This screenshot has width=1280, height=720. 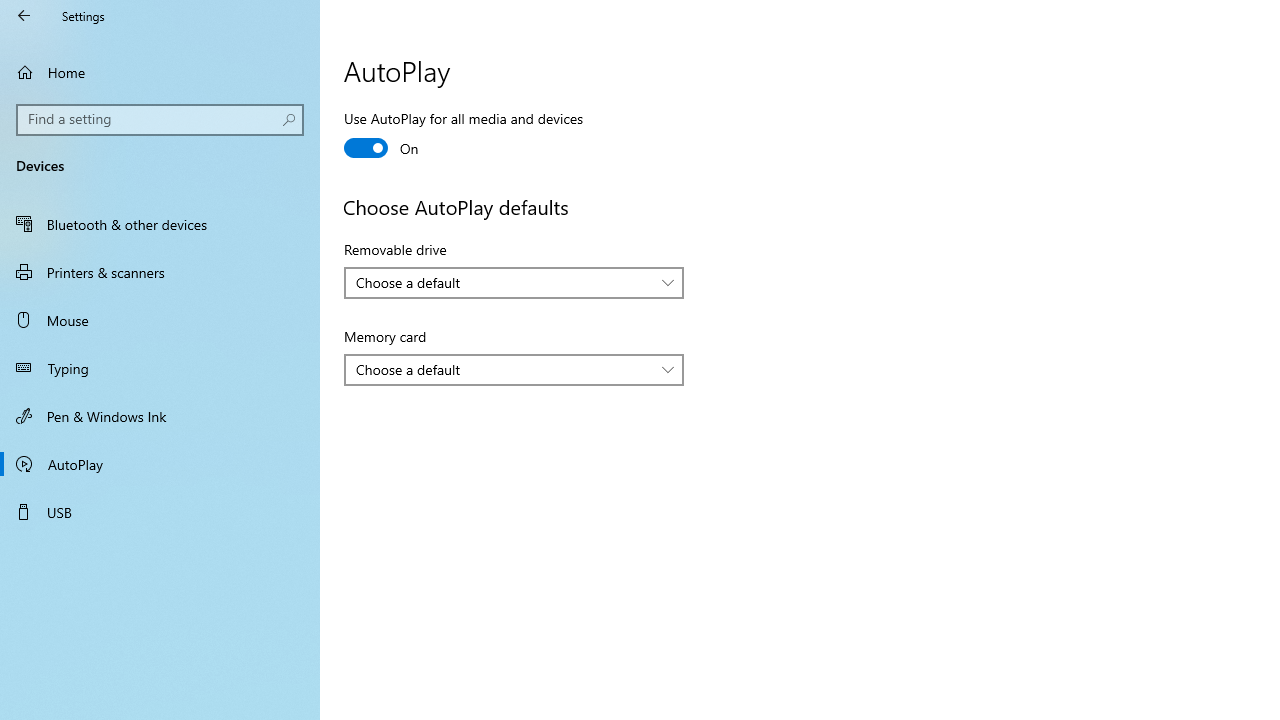 I want to click on 'Typing', so click(x=160, y=367).